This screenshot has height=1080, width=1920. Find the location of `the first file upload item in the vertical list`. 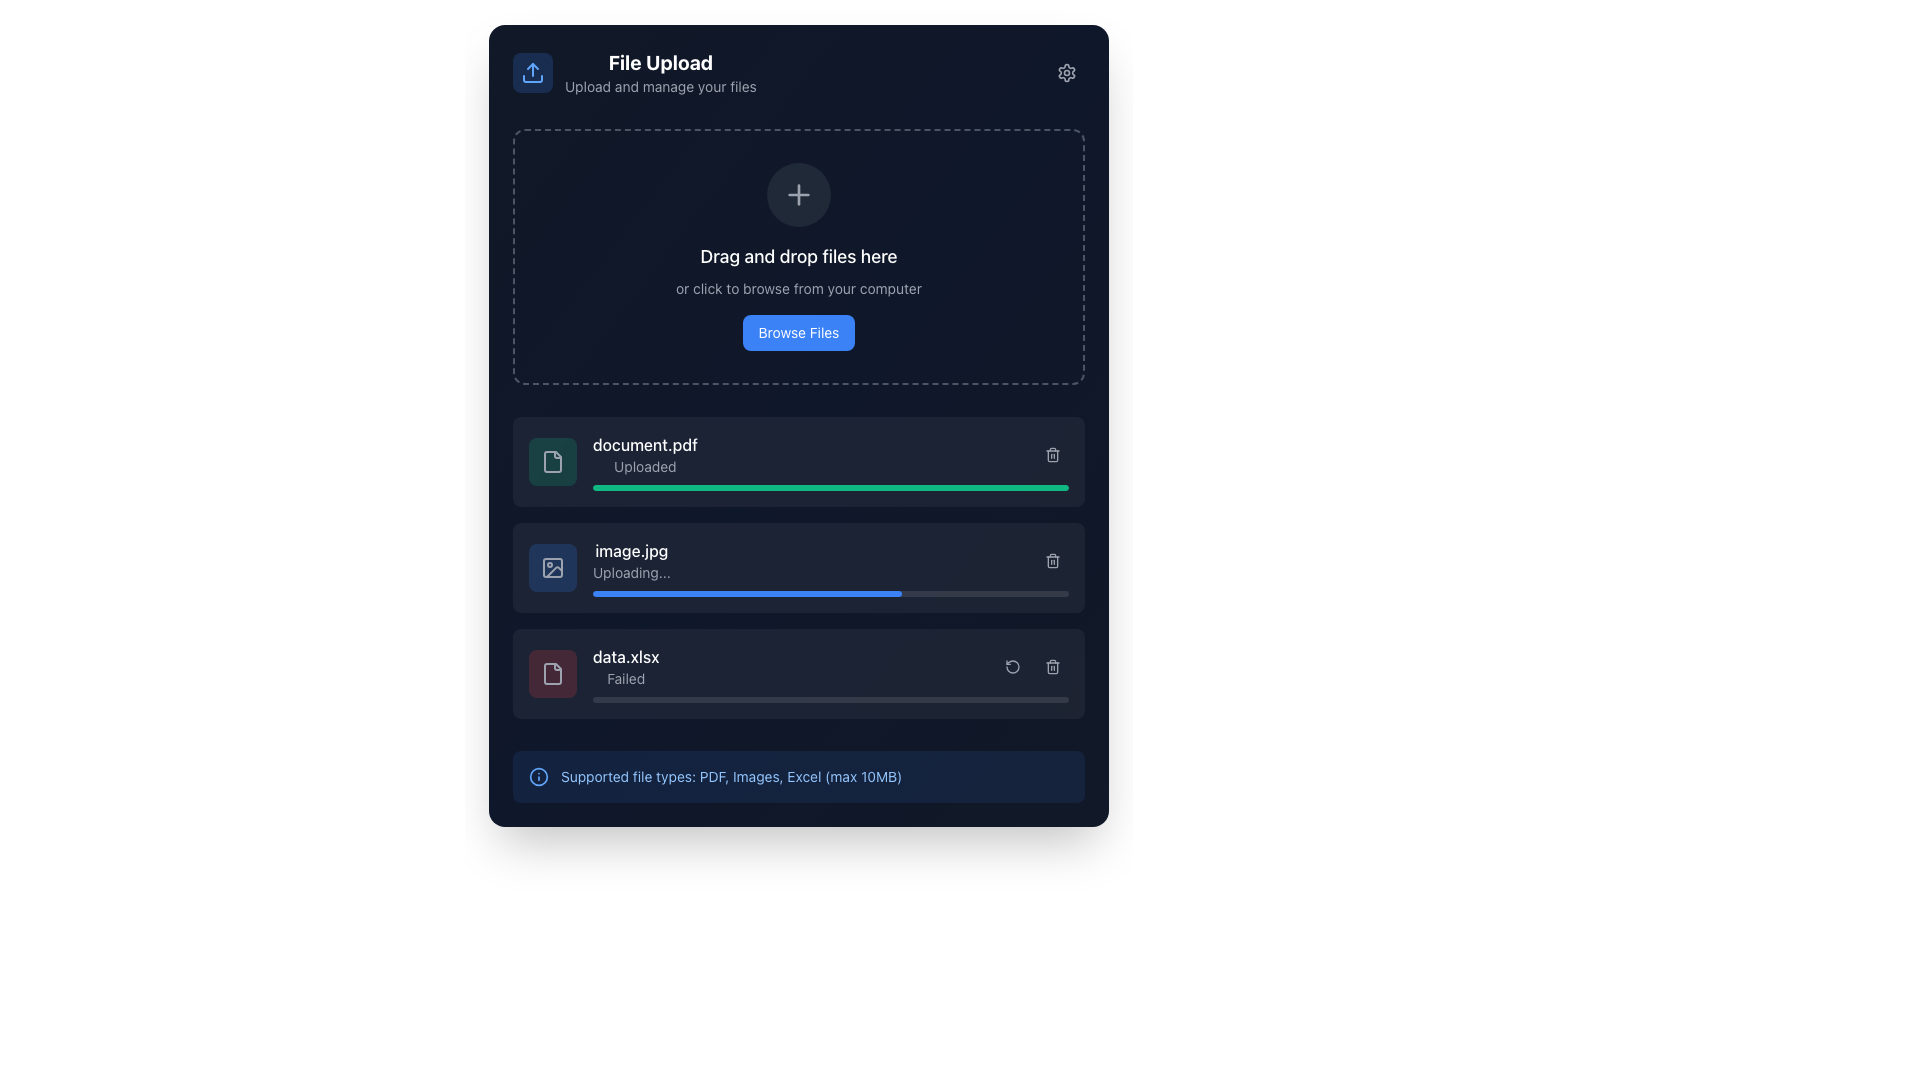

the first file upload item in the vertical list is located at coordinates (797, 462).